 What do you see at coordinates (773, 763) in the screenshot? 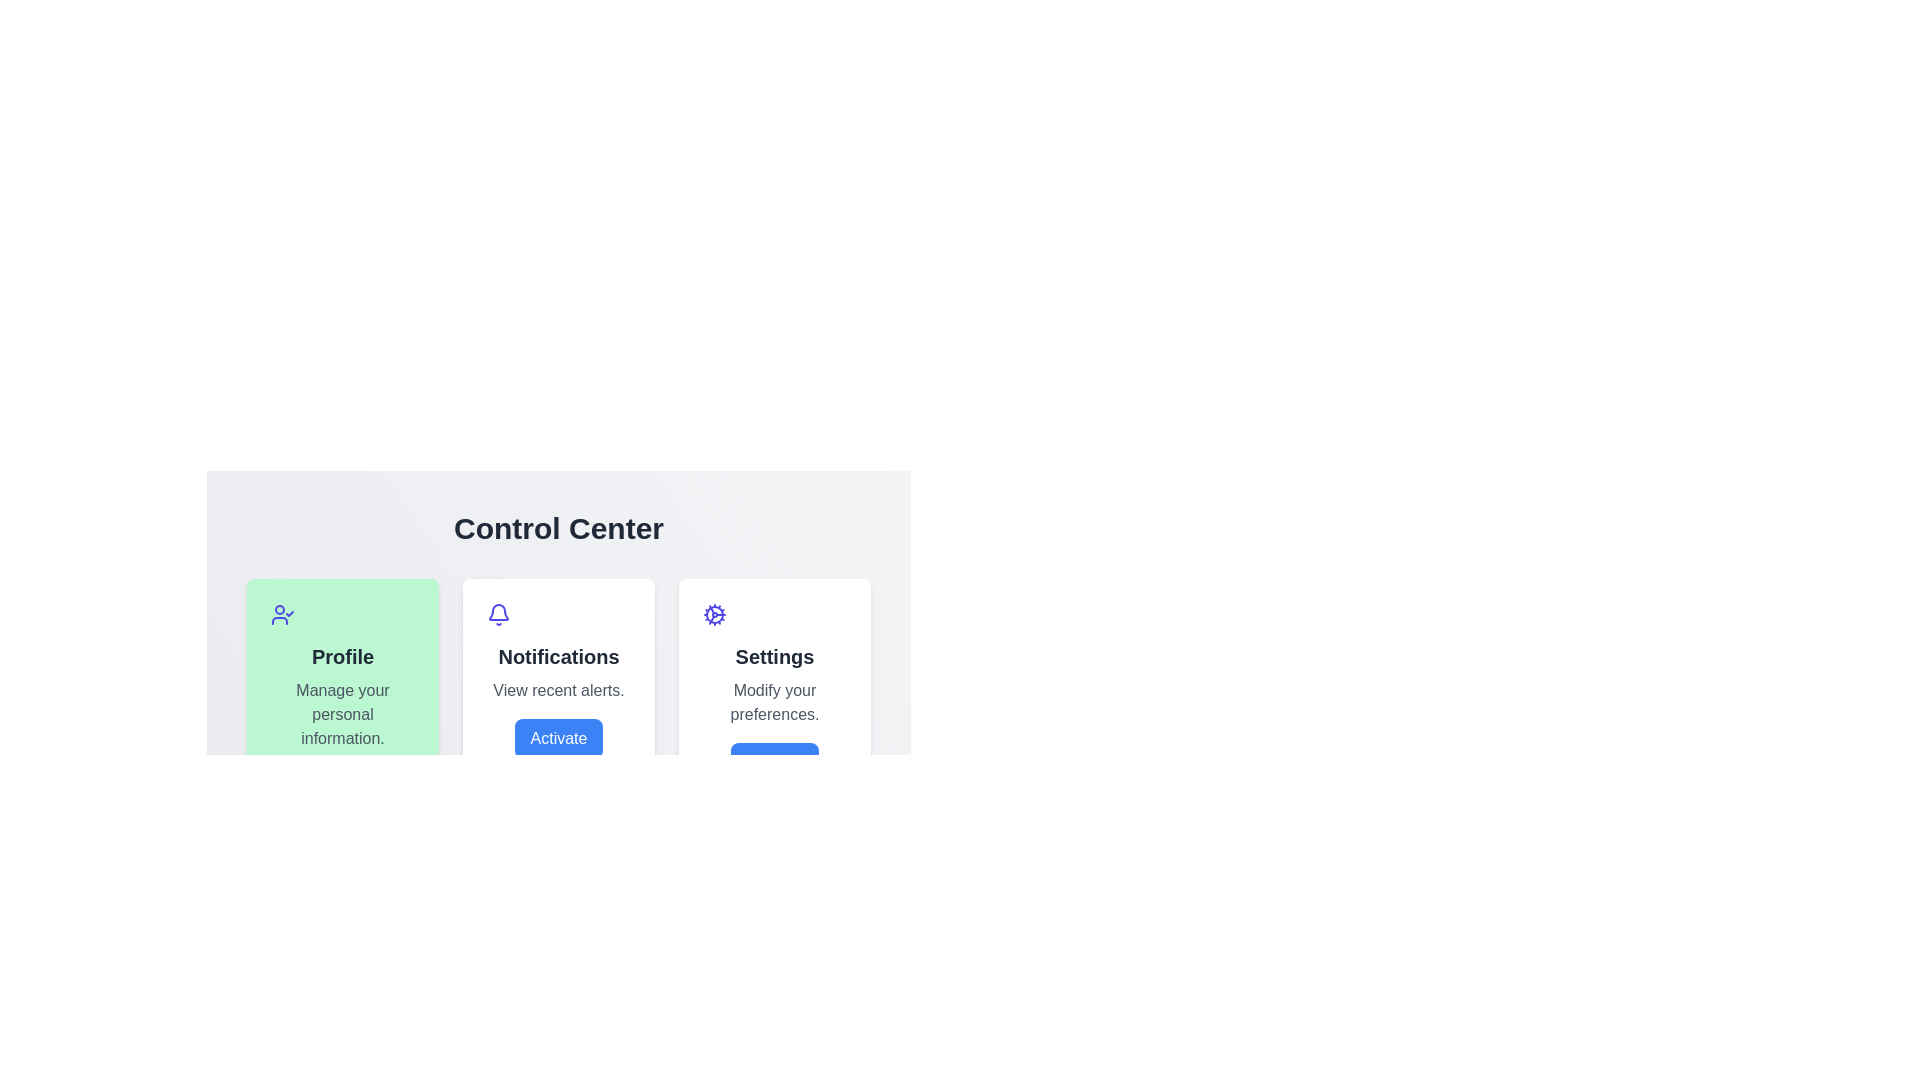
I see `the 'Activate' button located at the bottom of the 'Settings' card in the 'Control Center' section` at bounding box center [773, 763].